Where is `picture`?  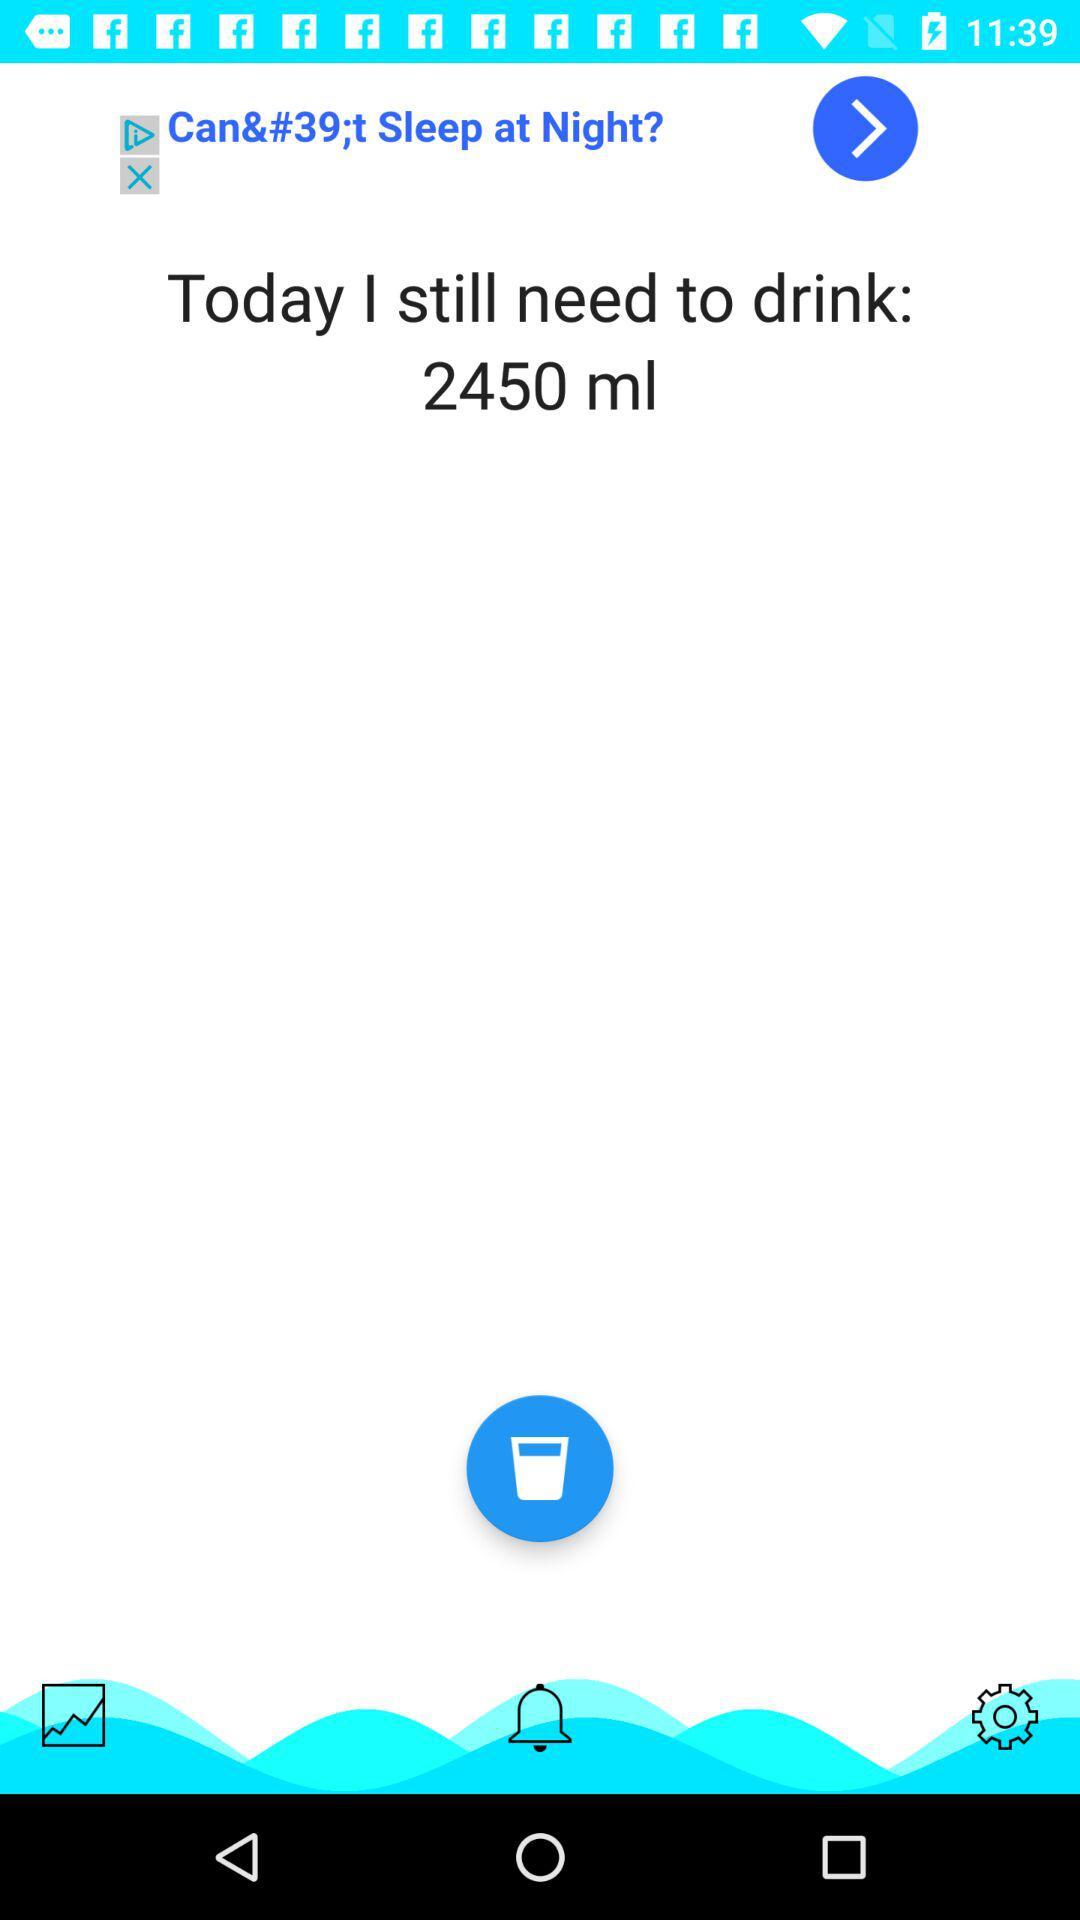
picture is located at coordinates (72, 1714).